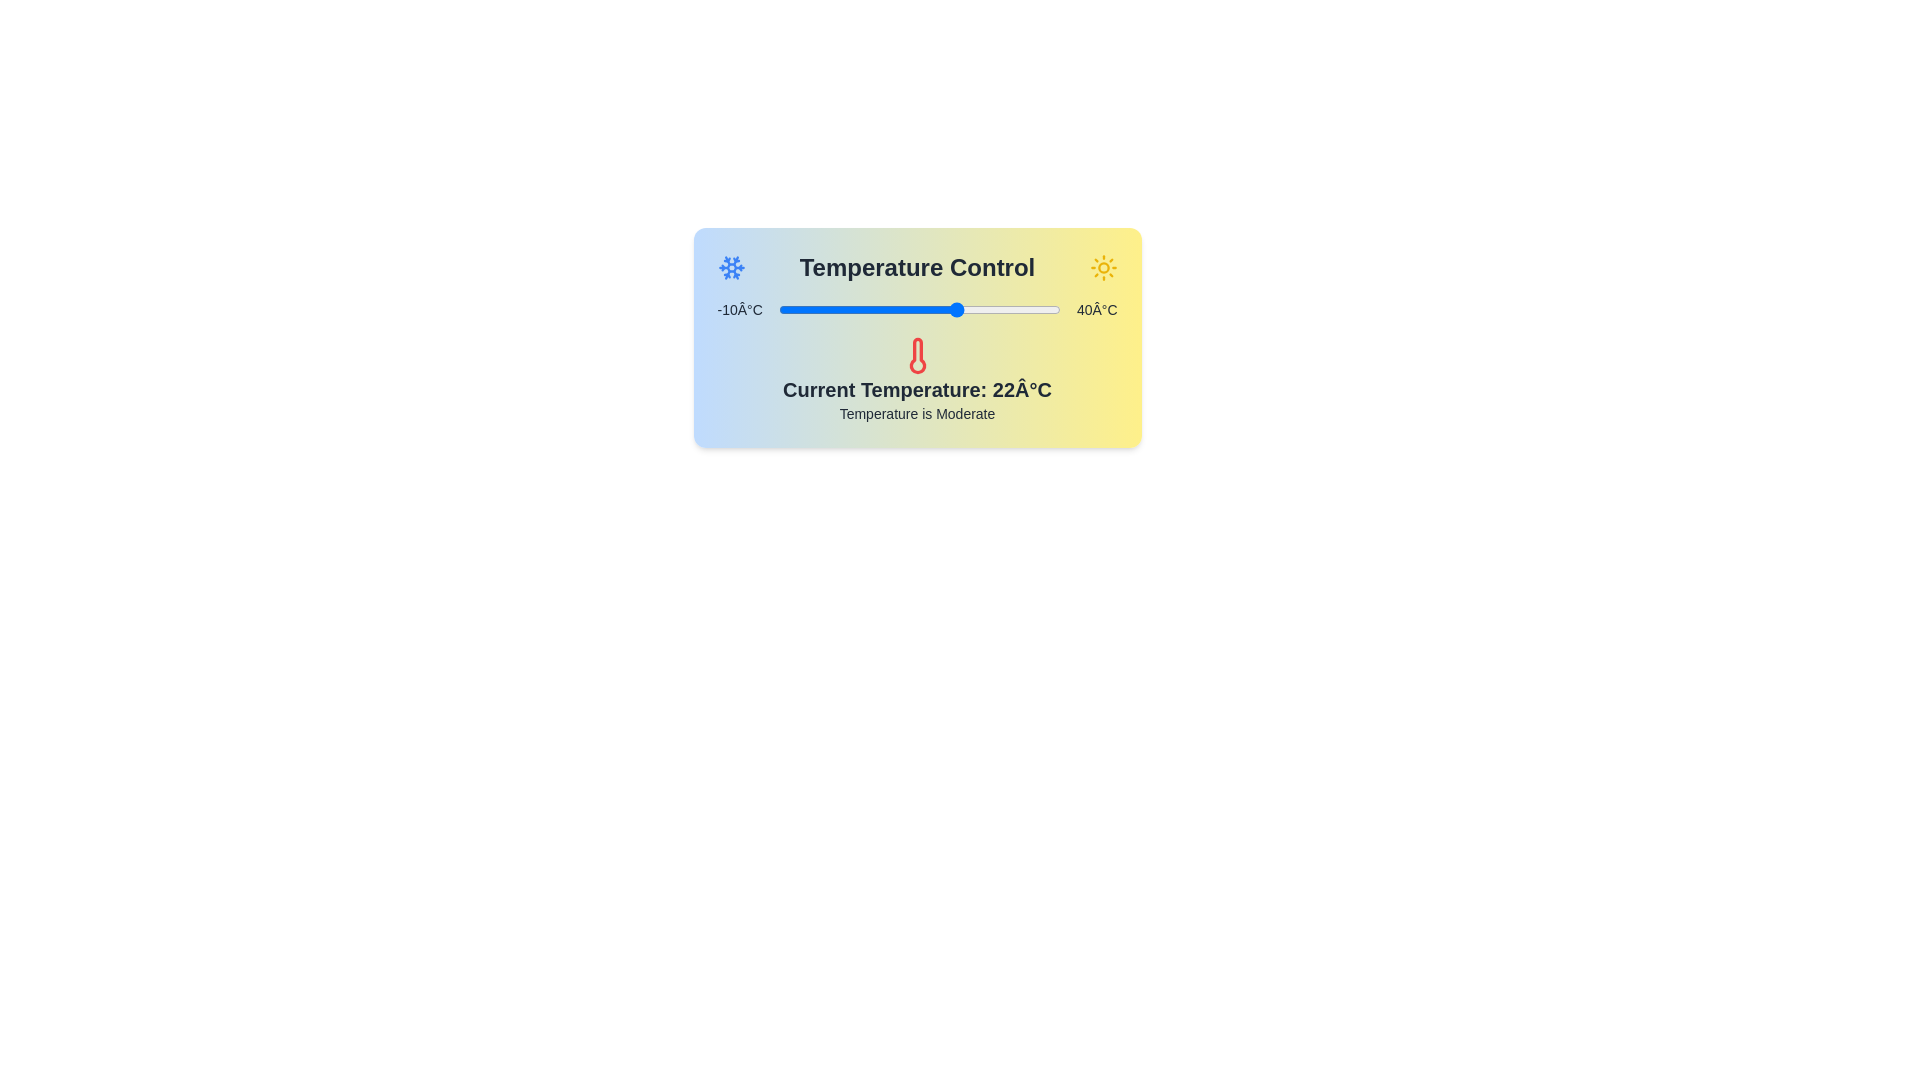 The height and width of the screenshot is (1080, 1920). I want to click on the slider to set the temperature to 0°C, so click(835, 309).